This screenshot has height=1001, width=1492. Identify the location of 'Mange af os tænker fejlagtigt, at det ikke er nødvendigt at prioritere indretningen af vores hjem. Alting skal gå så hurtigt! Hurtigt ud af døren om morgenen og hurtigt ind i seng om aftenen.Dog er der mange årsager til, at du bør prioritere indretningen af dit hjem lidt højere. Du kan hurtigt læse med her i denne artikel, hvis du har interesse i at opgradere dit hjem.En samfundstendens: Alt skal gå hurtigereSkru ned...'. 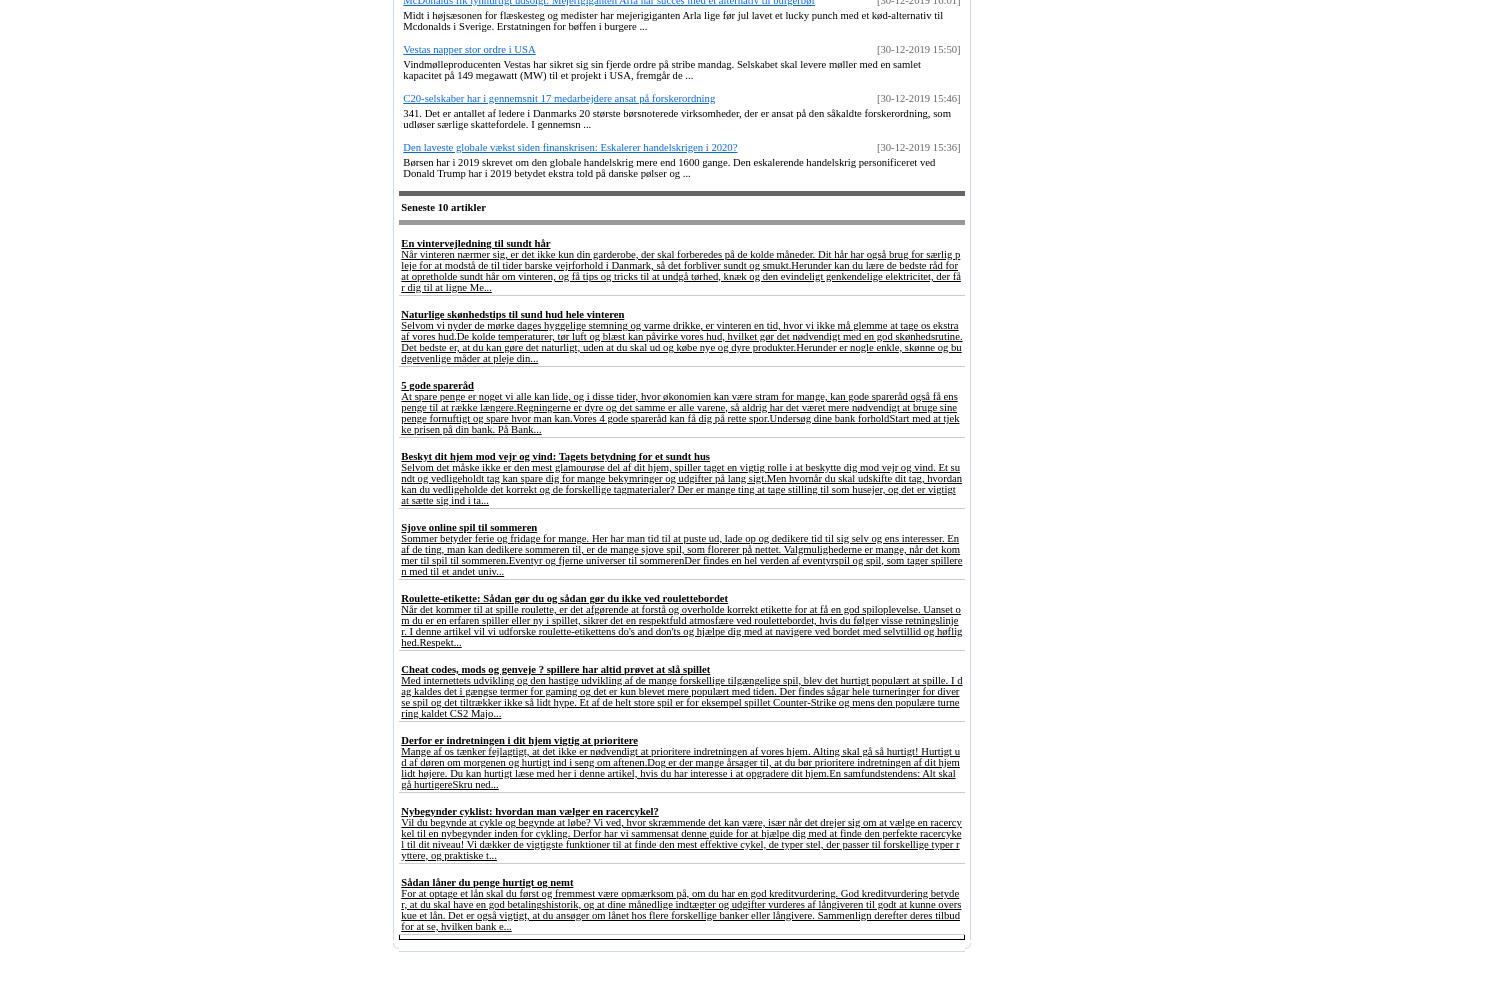
(680, 766).